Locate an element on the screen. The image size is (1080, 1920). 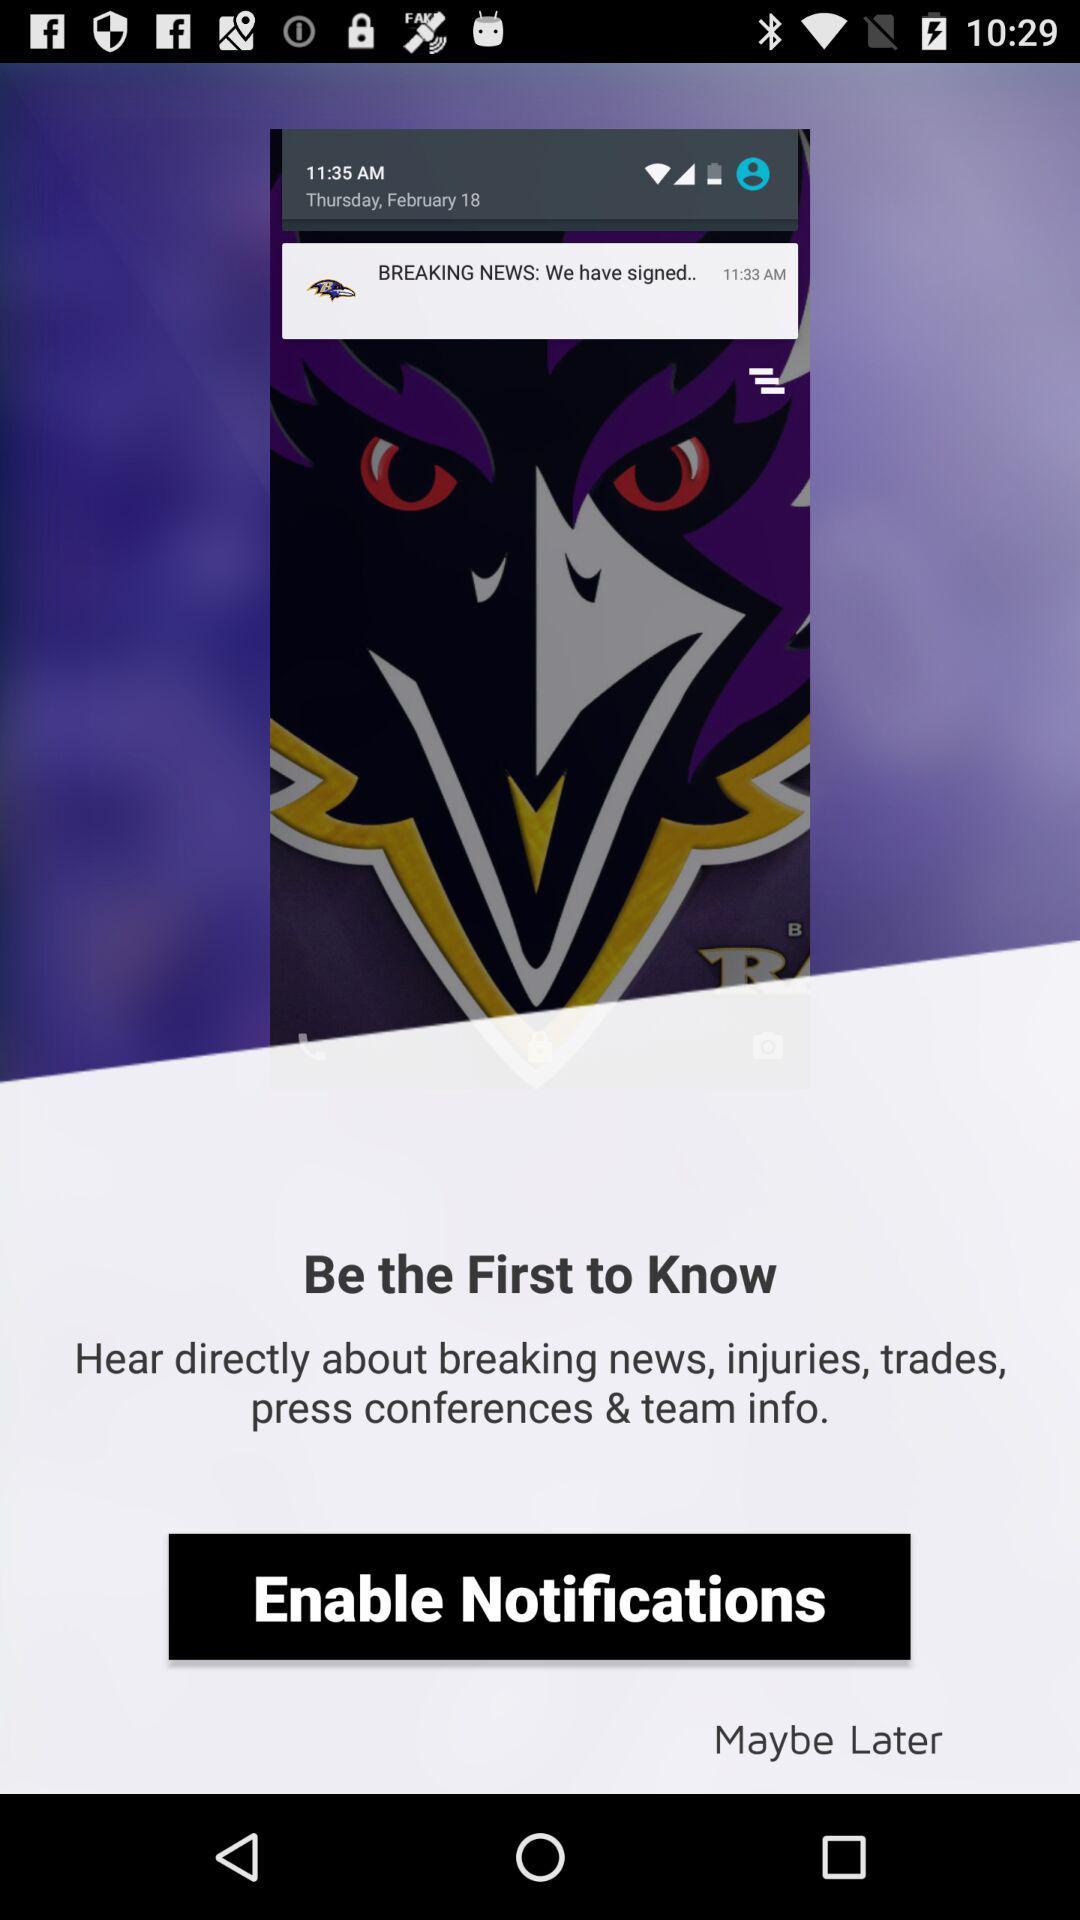
icon above the maybe later item is located at coordinates (538, 1595).